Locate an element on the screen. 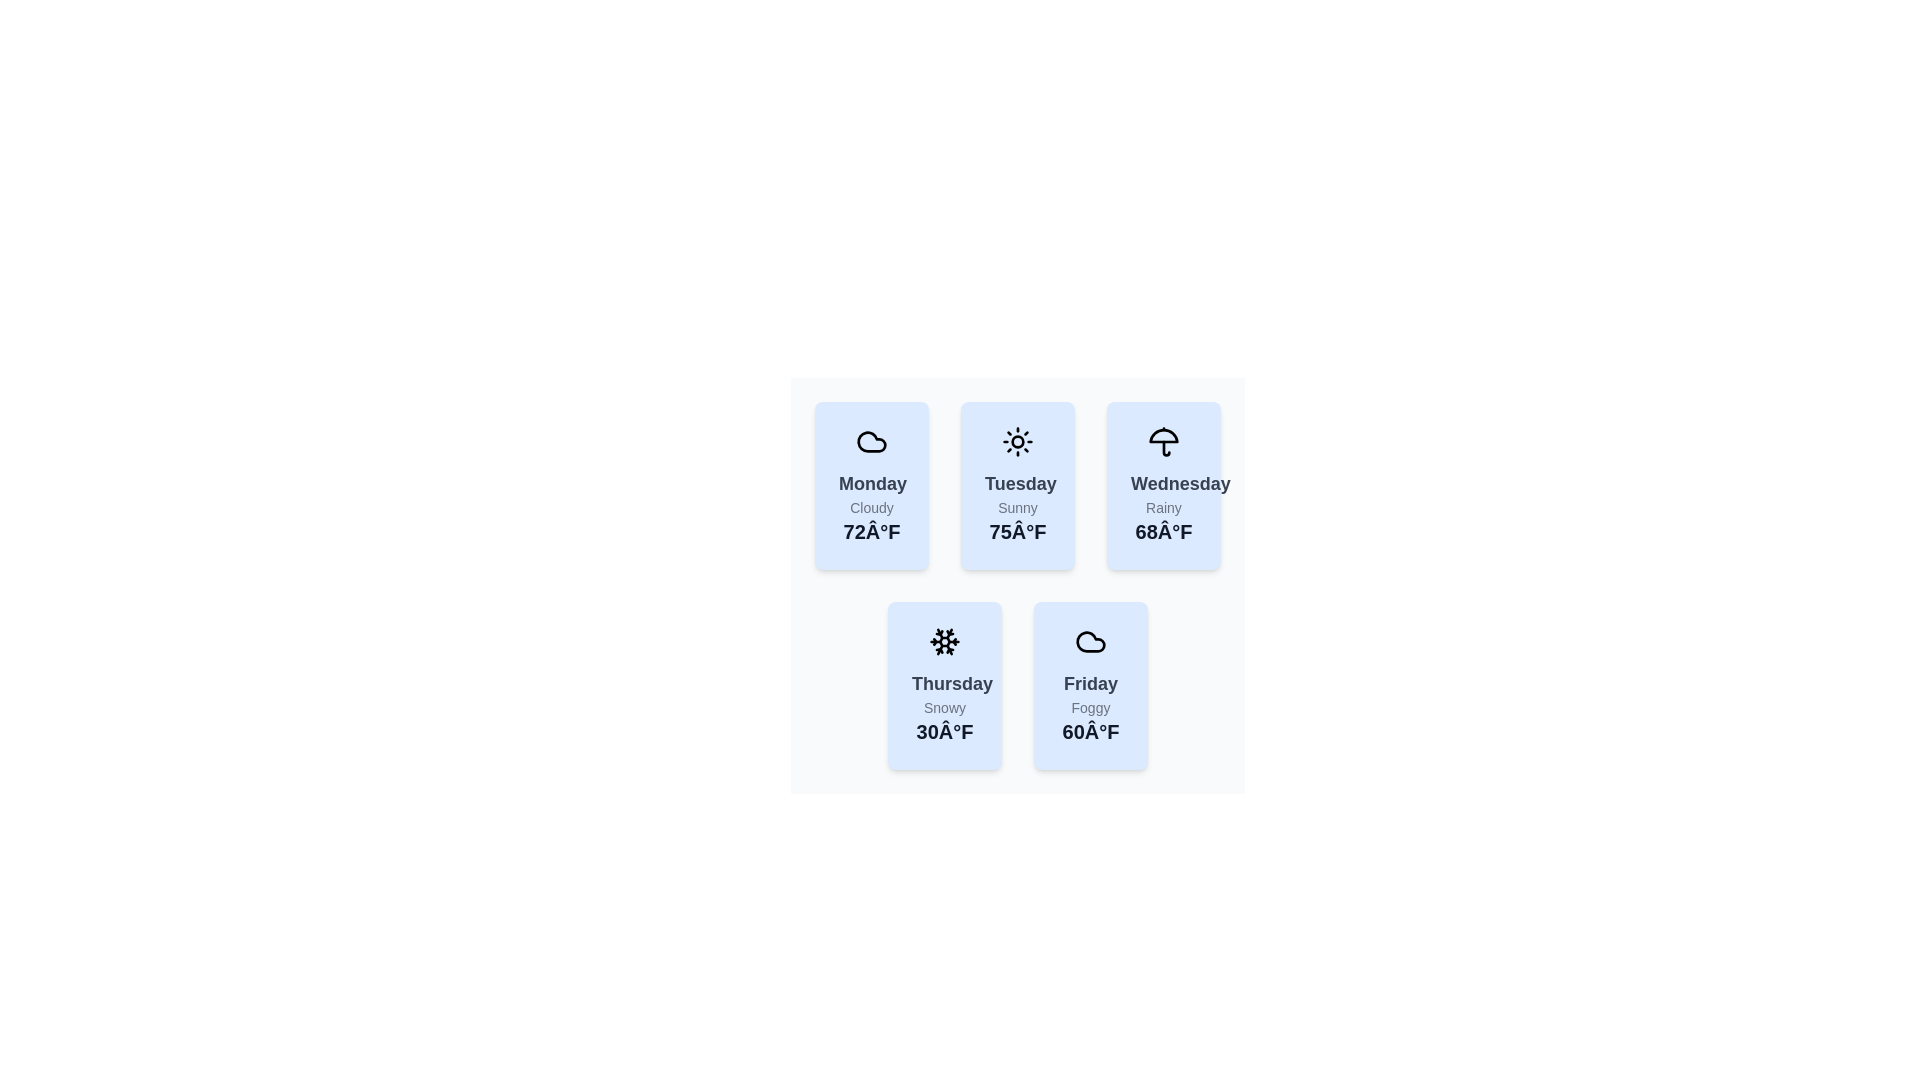 The width and height of the screenshot is (1920, 1080). the text label displaying '30°F' in bold font and dark gray color, located at the bottom left of the card presenting information for Thursday is located at coordinates (944, 732).